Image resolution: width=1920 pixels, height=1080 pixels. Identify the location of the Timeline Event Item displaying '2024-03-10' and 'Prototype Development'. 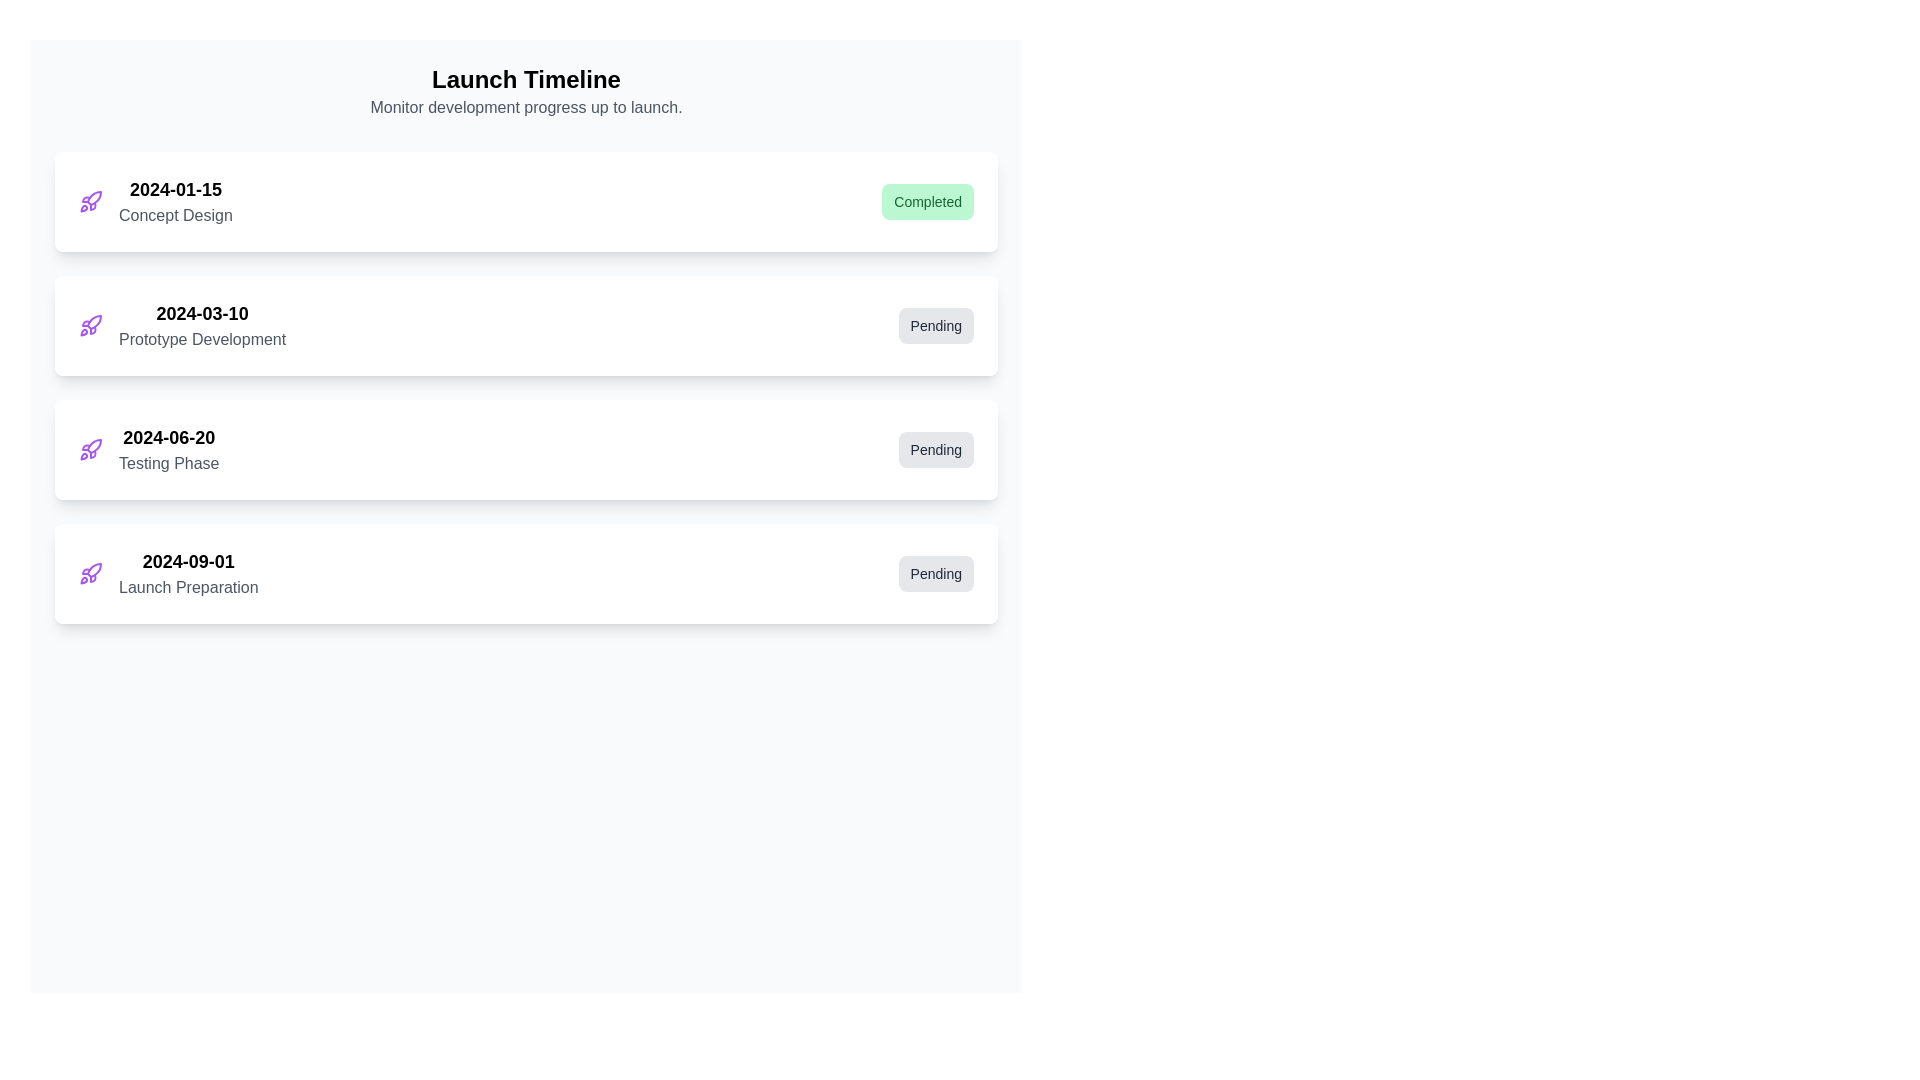
(182, 325).